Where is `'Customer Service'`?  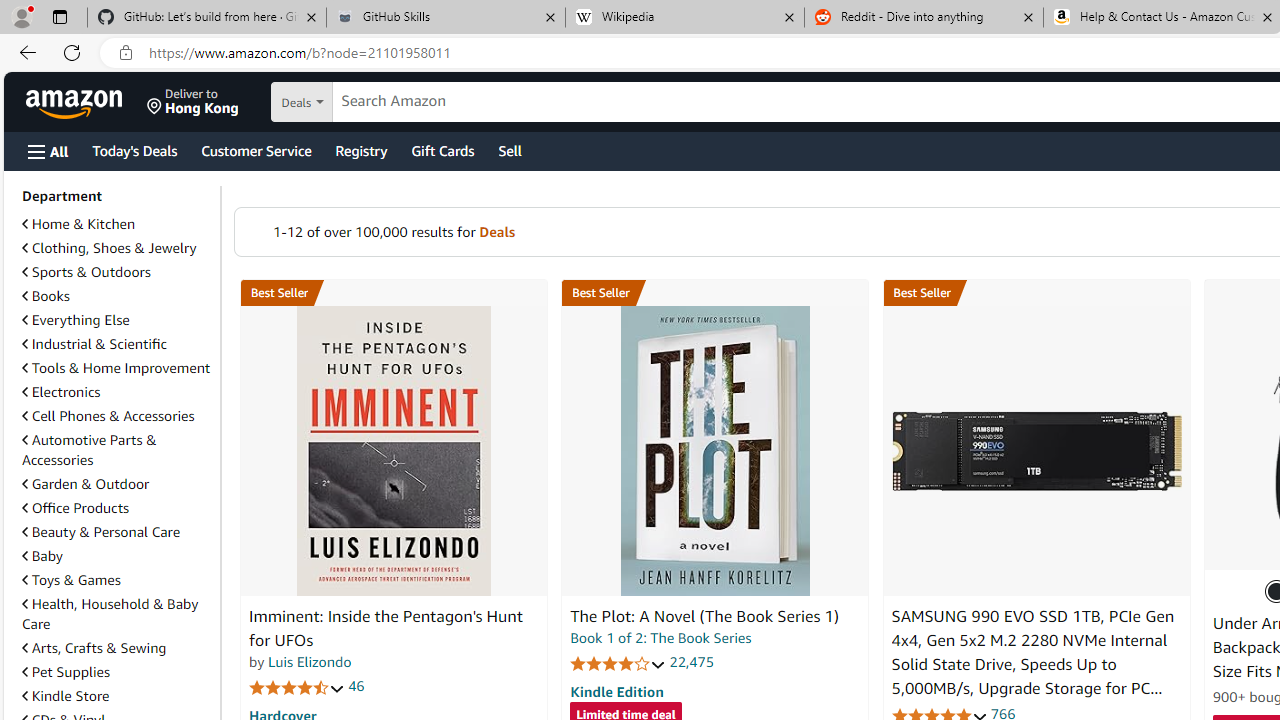 'Customer Service' is located at coordinates (255, 149).